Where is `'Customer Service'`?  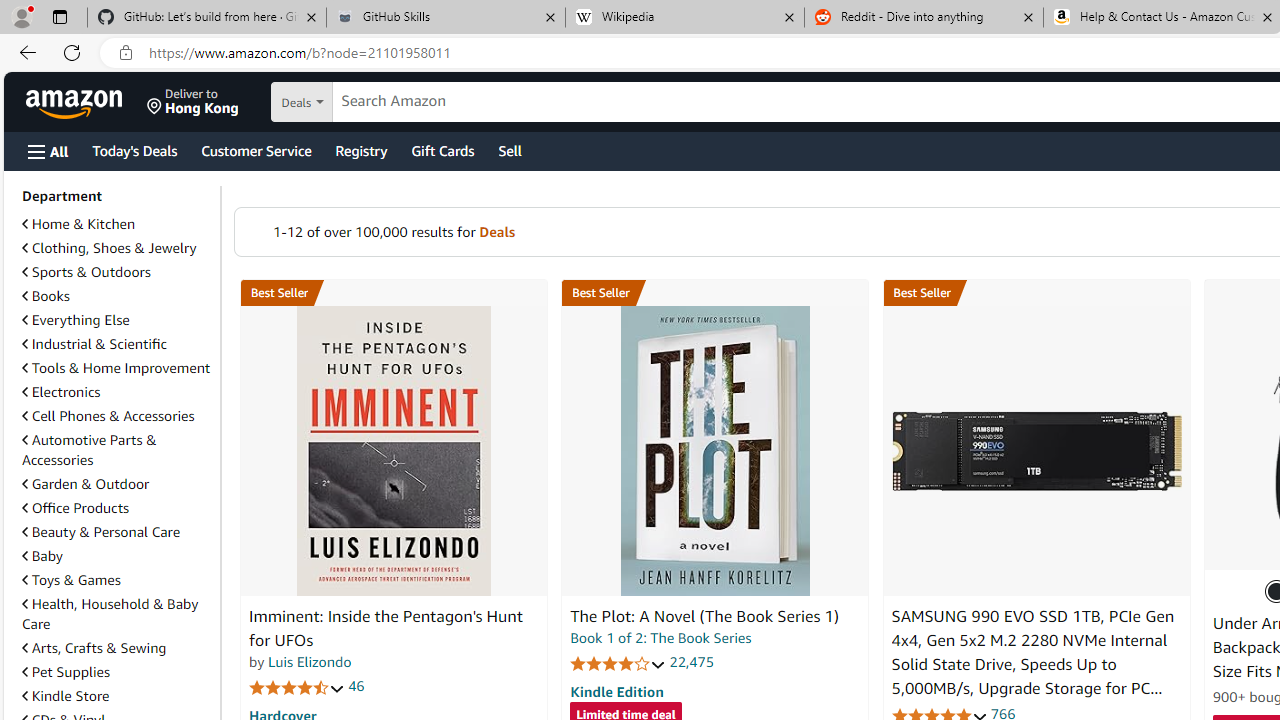 'Customer Service' is located at coordinates (255, 149).